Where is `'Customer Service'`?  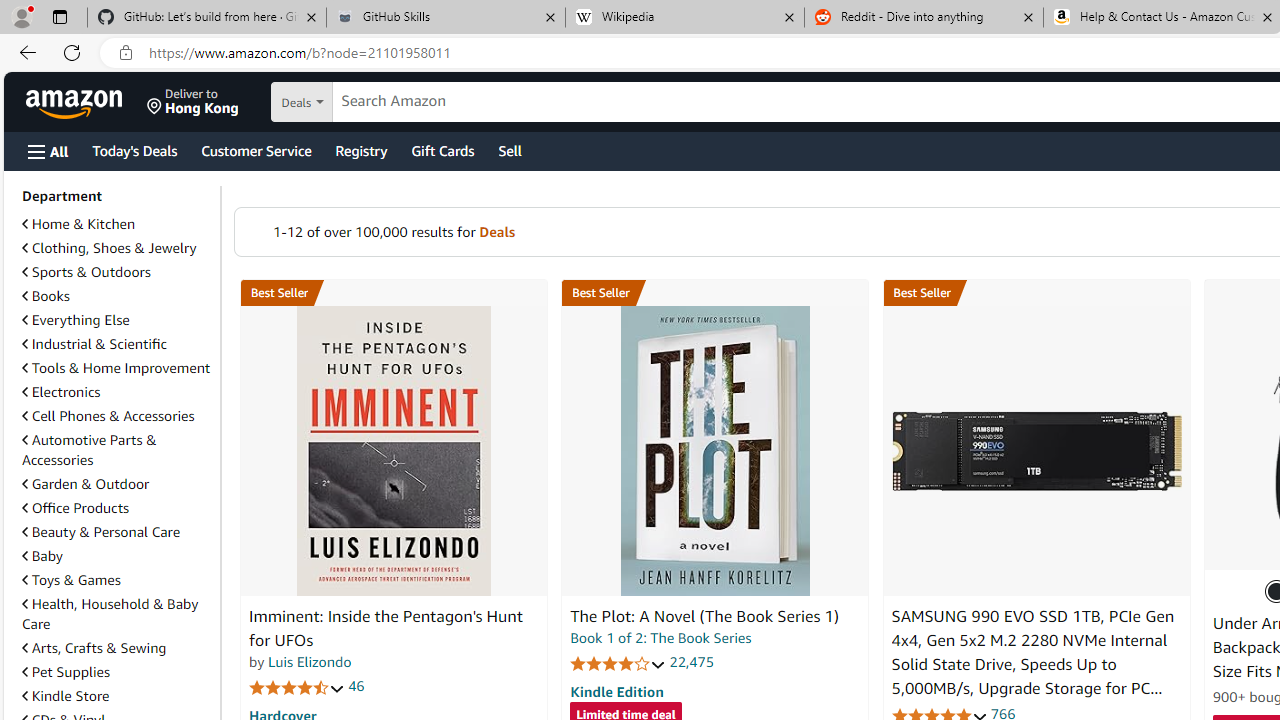 'Customer Service' is located at coordinates (255, 149).